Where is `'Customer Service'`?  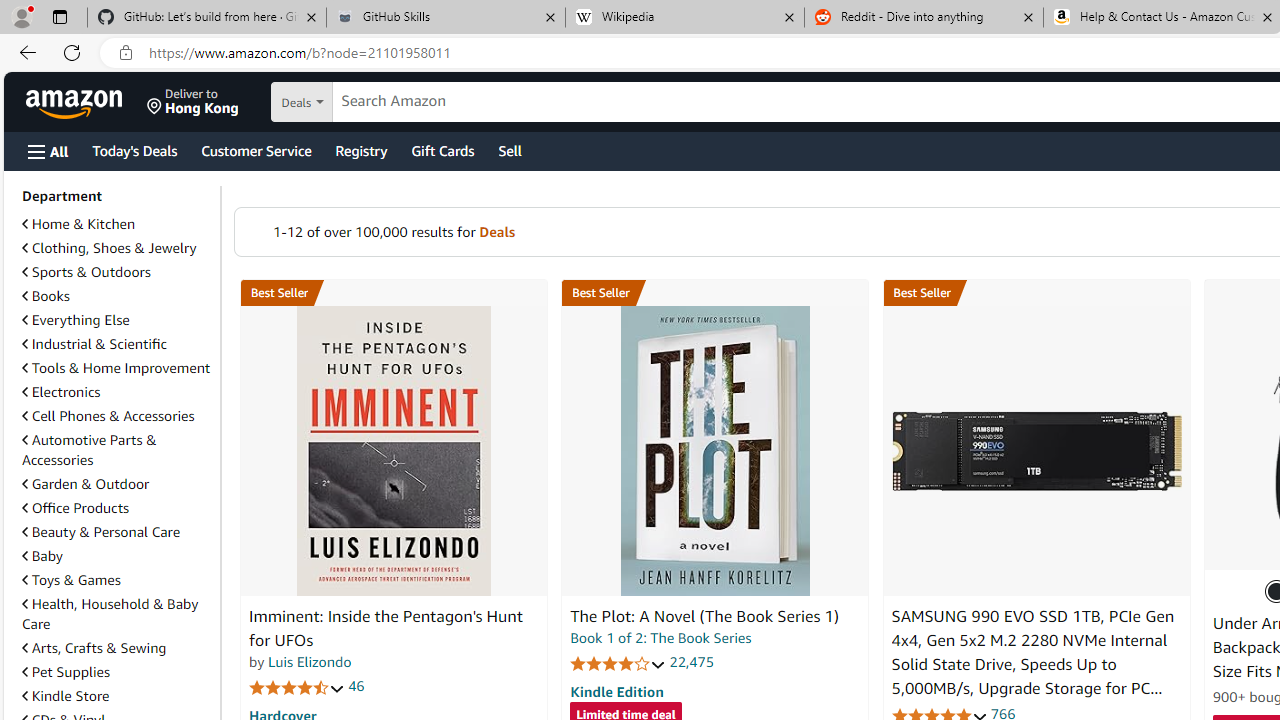 'Customer Service' is located at coordinates (255, 149).